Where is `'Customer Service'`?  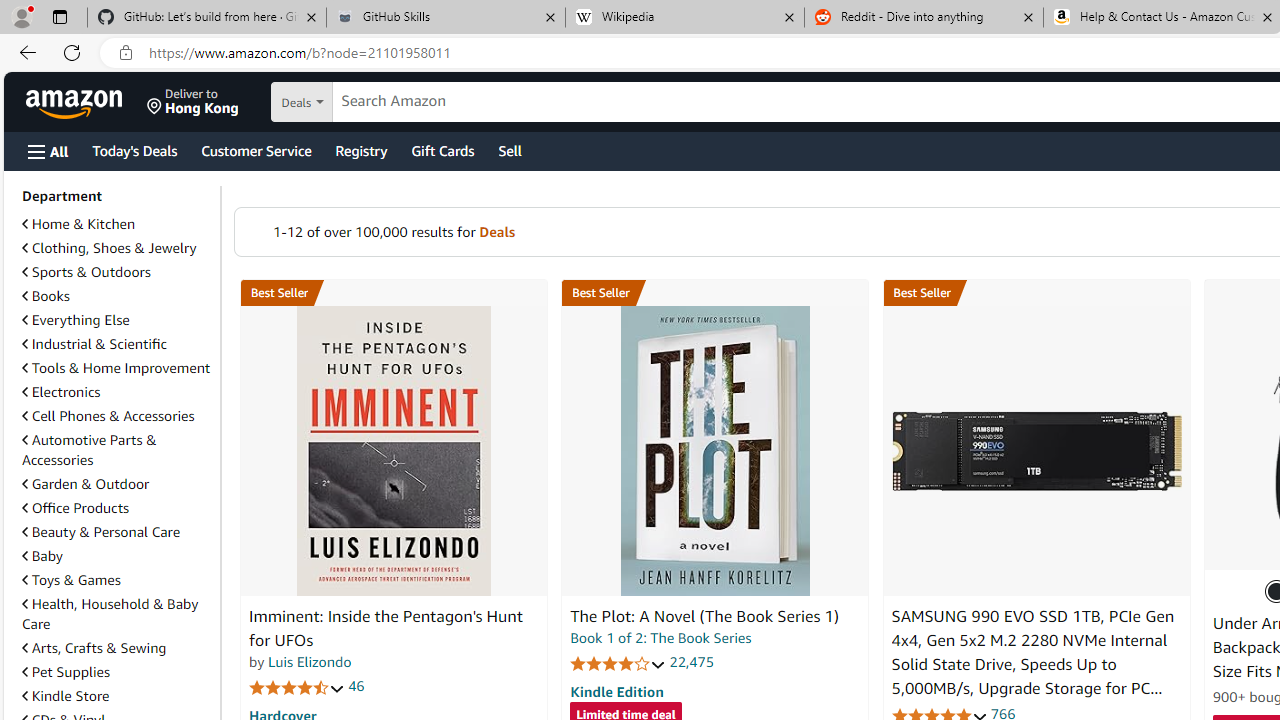 'Customer Service' is located at coordinates (255, 149).